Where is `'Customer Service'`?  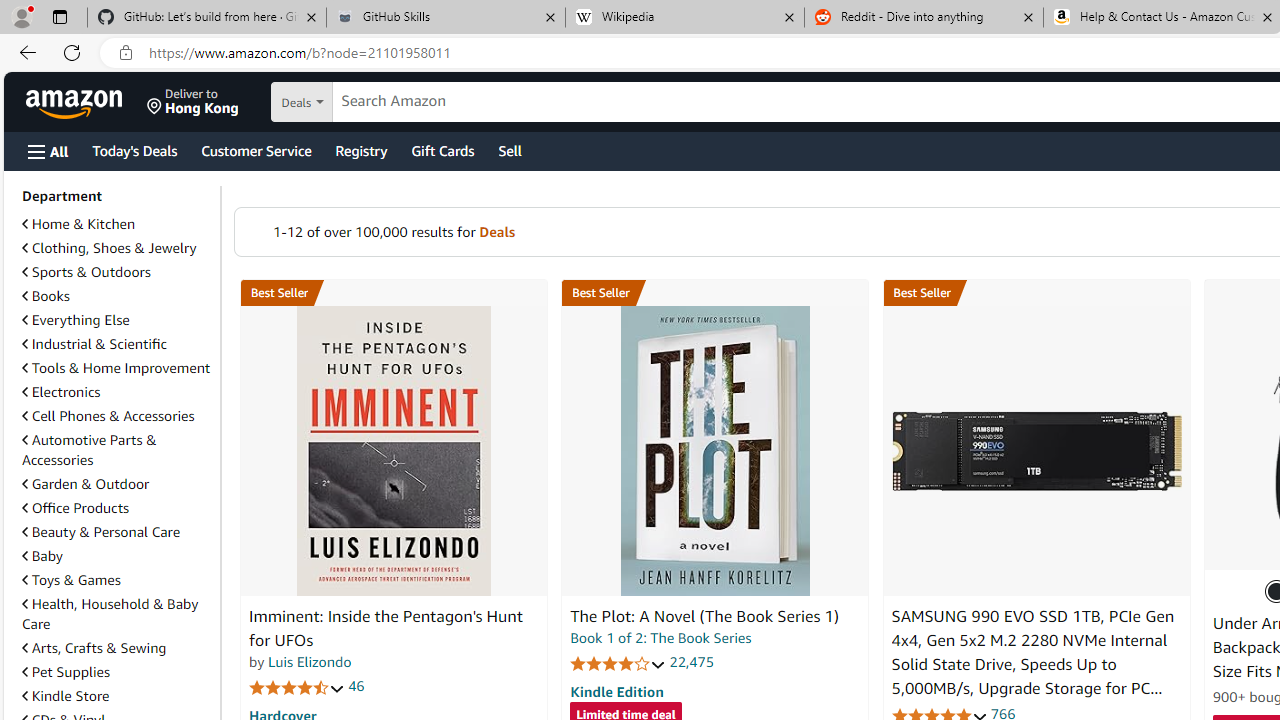 'Customer Service' is located at coordinates (255, 149).